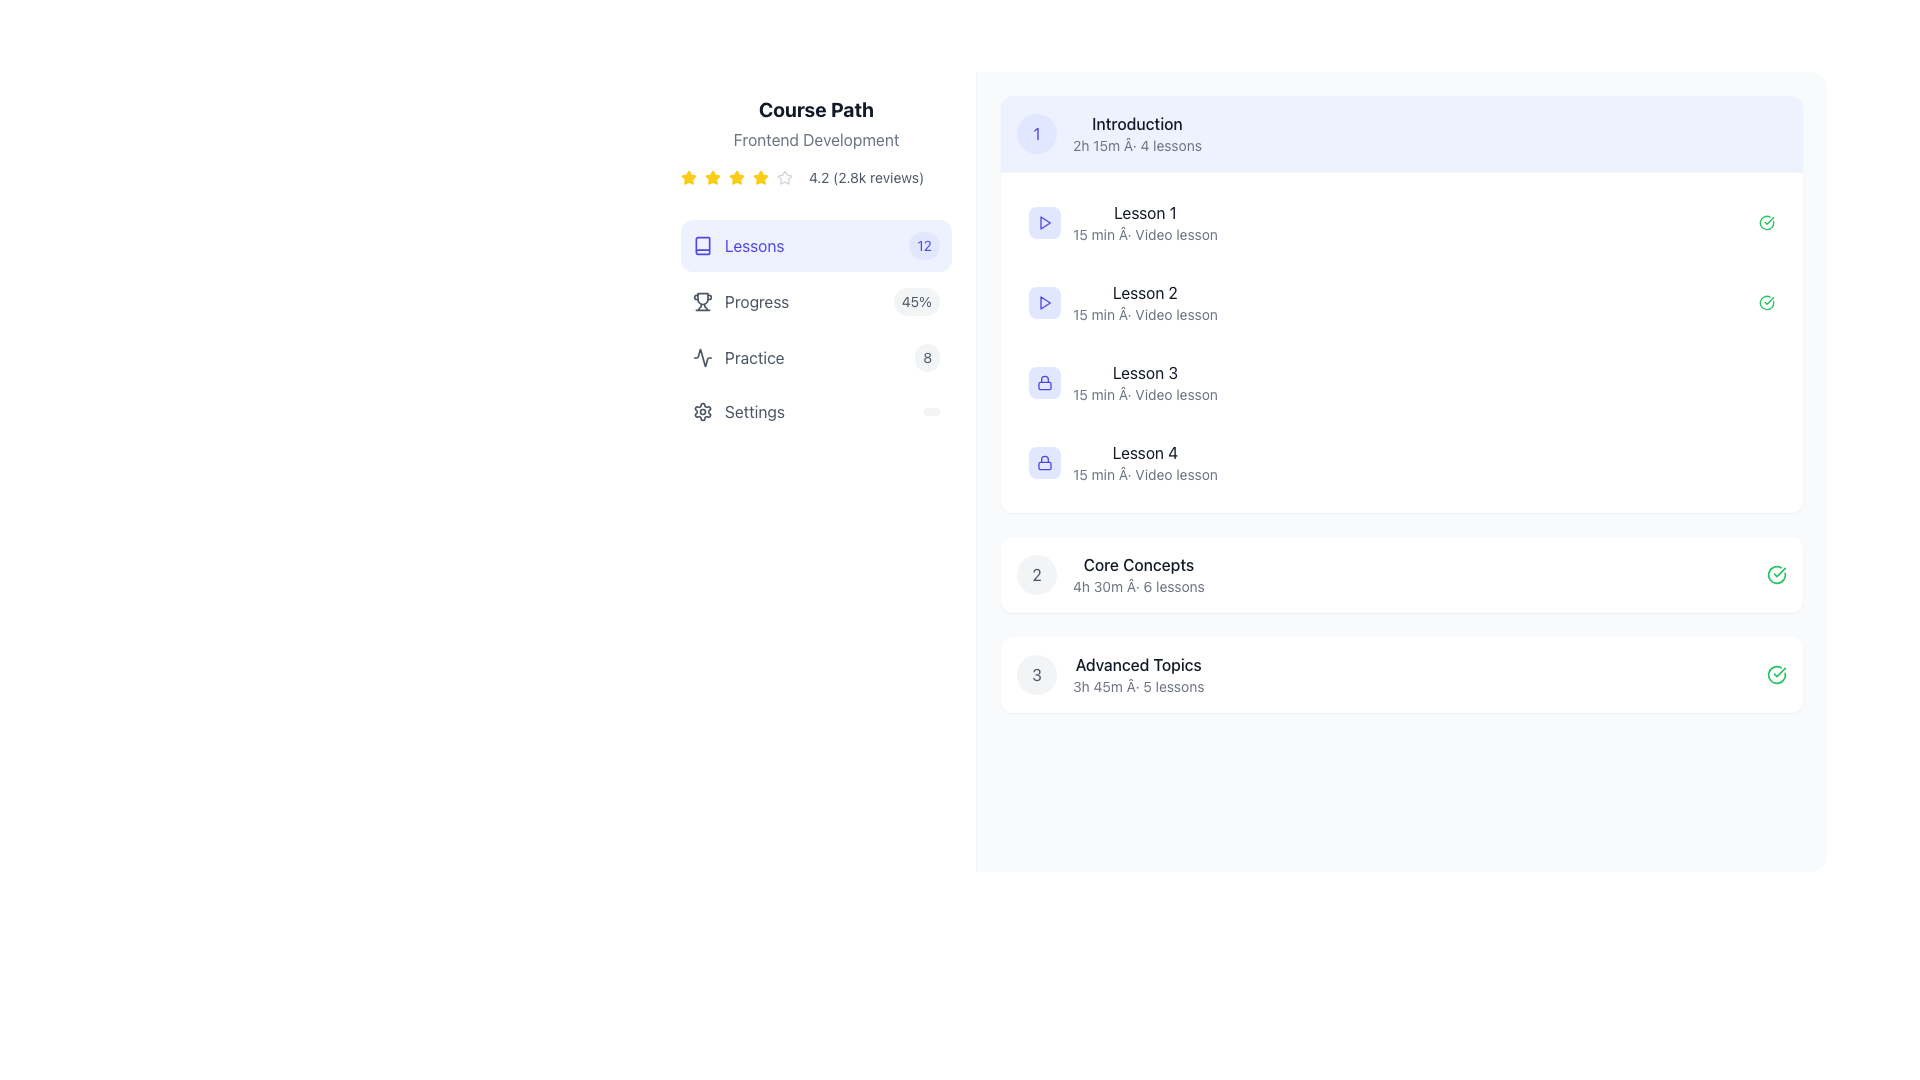 This screenshot has height=1080, width=1920. I want to click on the text display component showing '45%' which is located next to the 'Progress' label in the left sidebar of the interface, so click(915, 301).